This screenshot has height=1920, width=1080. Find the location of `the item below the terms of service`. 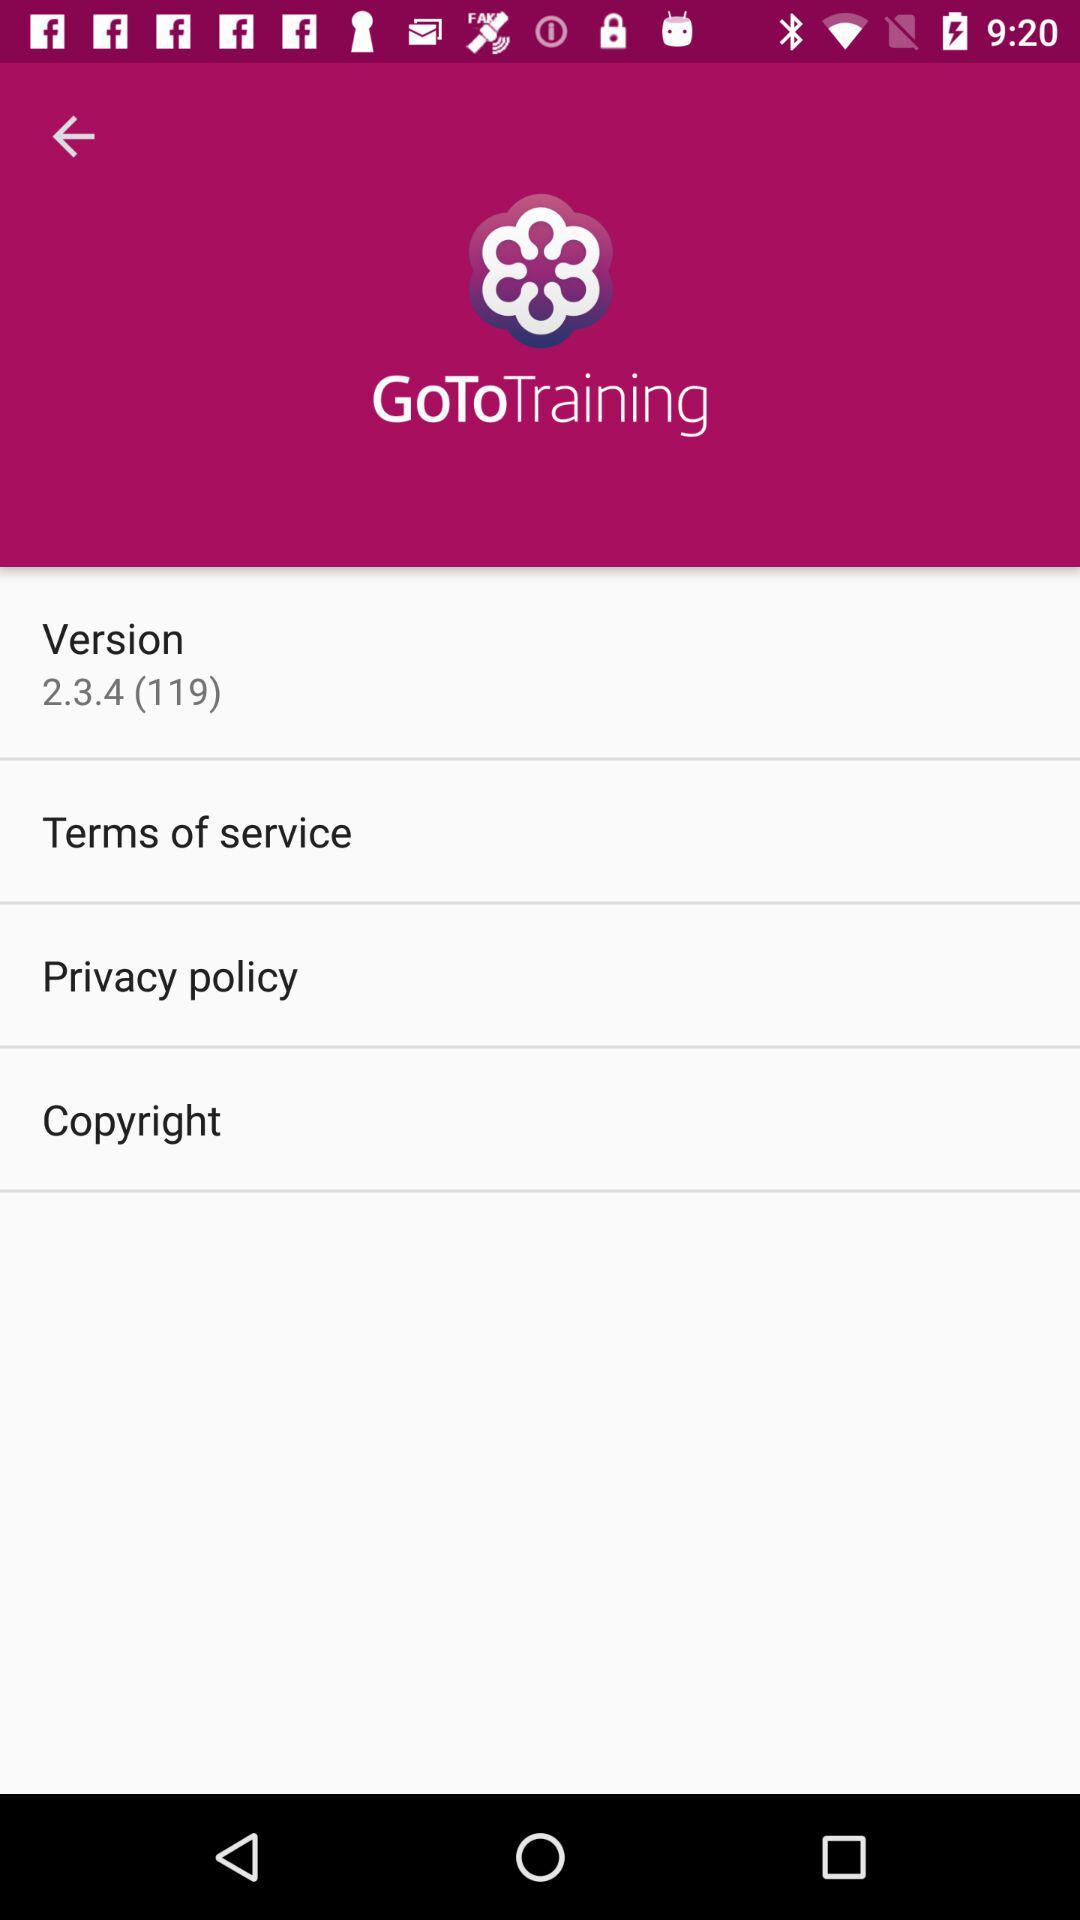

the item below the terms of service is located at coordinates (169, 974).